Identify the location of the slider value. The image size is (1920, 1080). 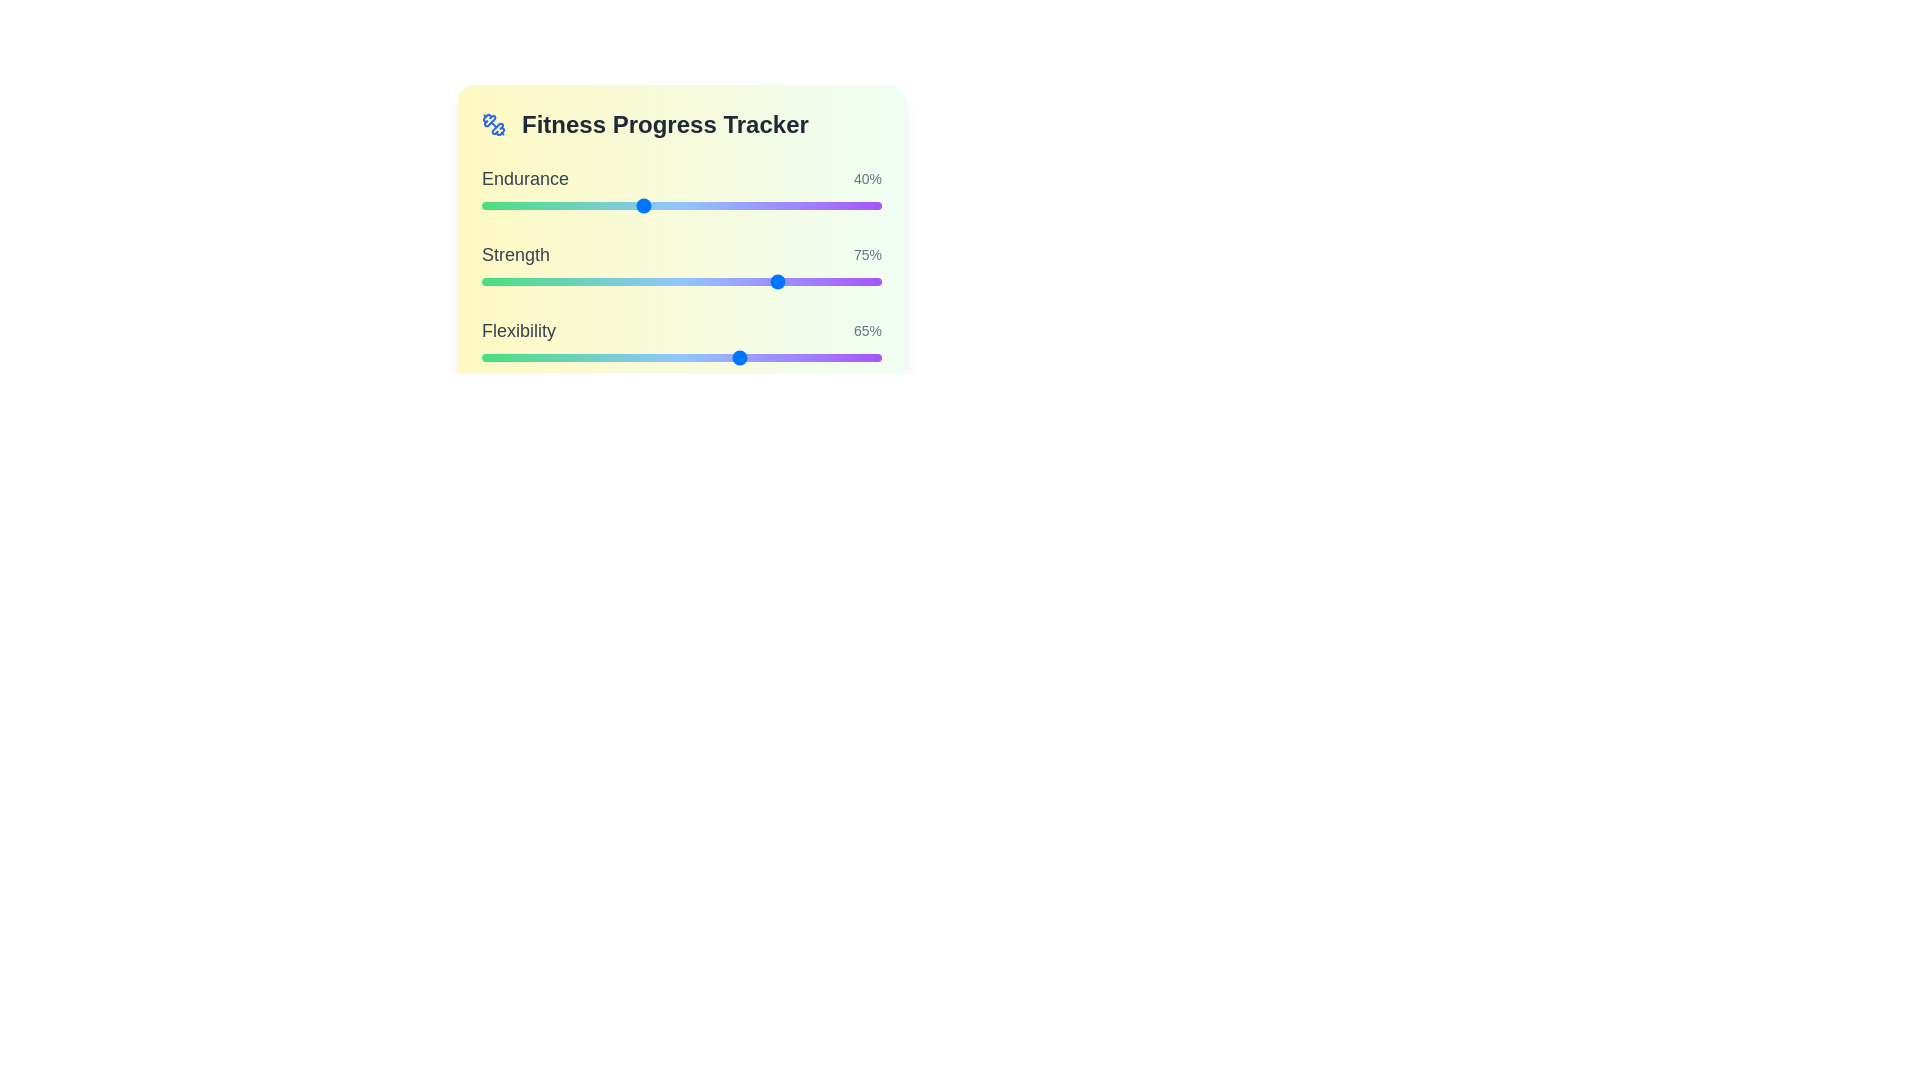
(714, 281).